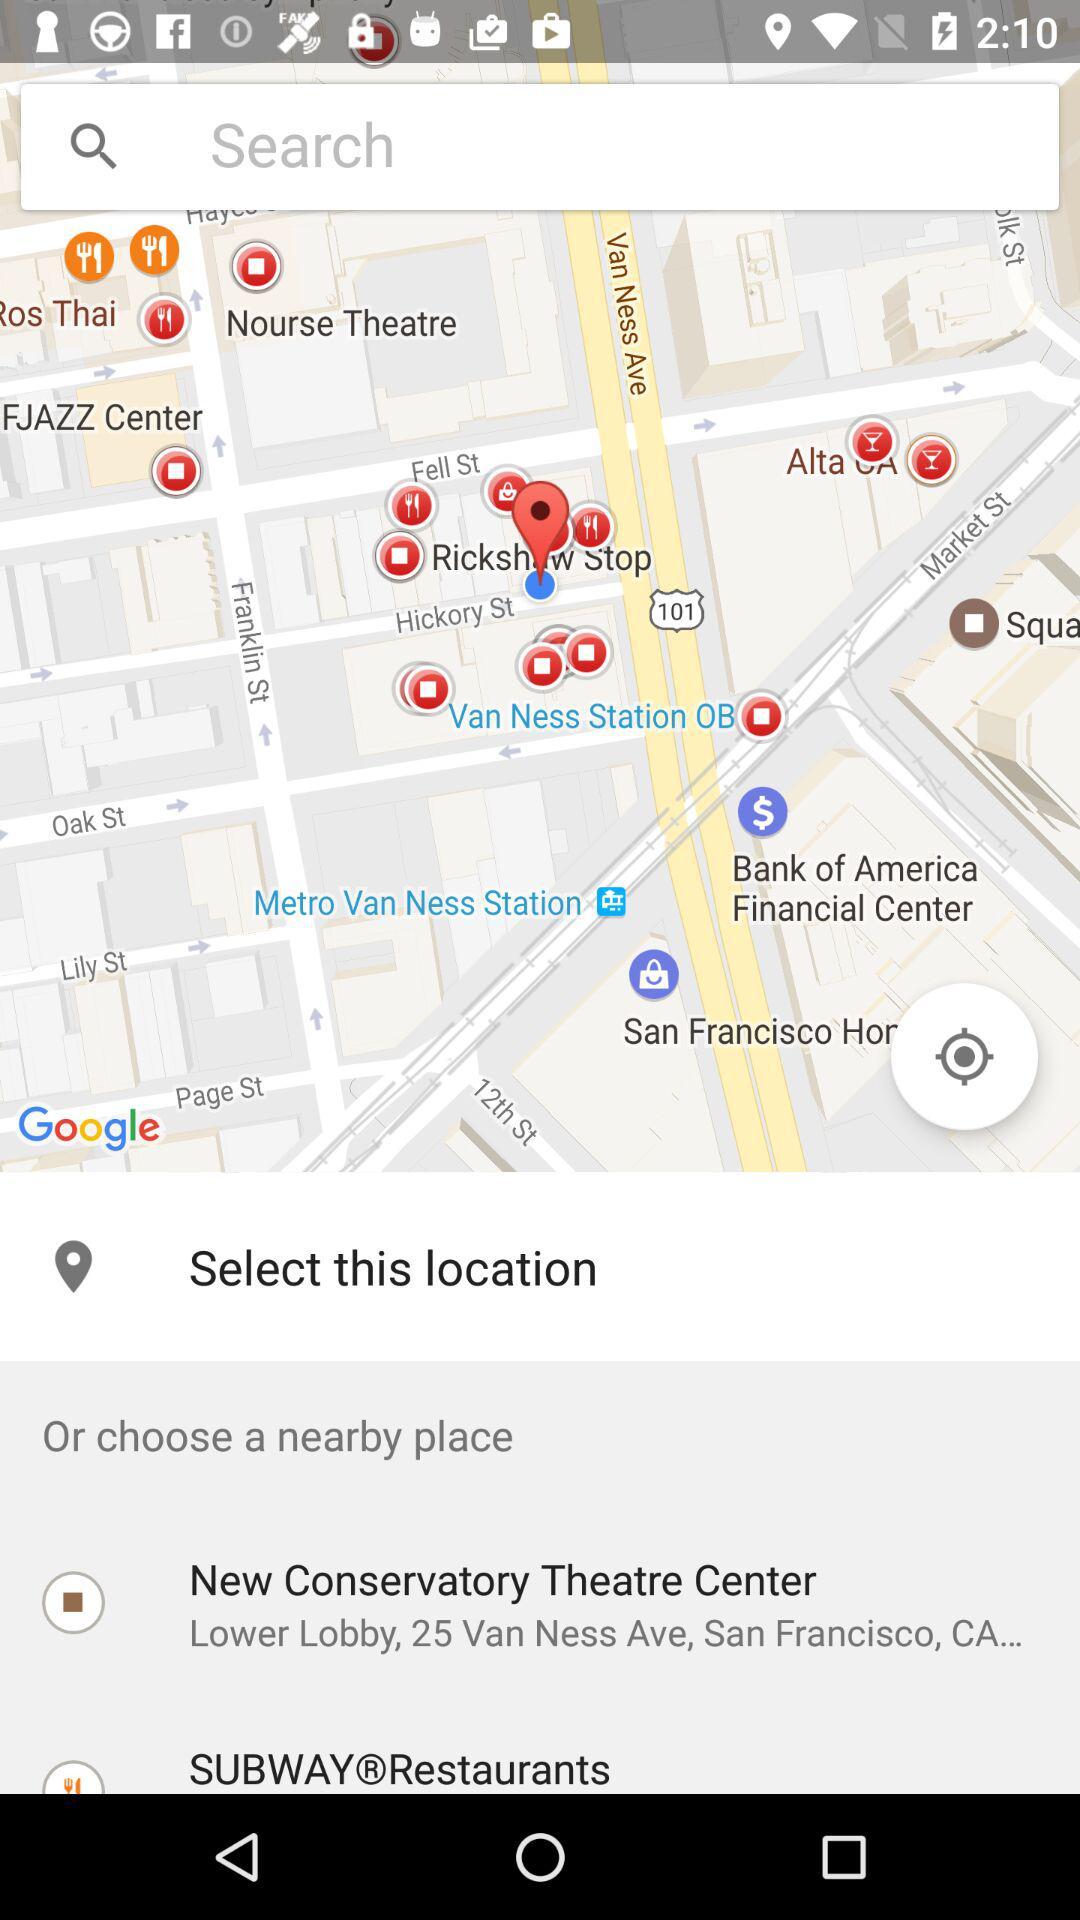 The height and width of the screenshot is (1920, 1080). Describe the element at coordinates (540, 585) in the screenshot. I see `the icon above the select this location` at that location.